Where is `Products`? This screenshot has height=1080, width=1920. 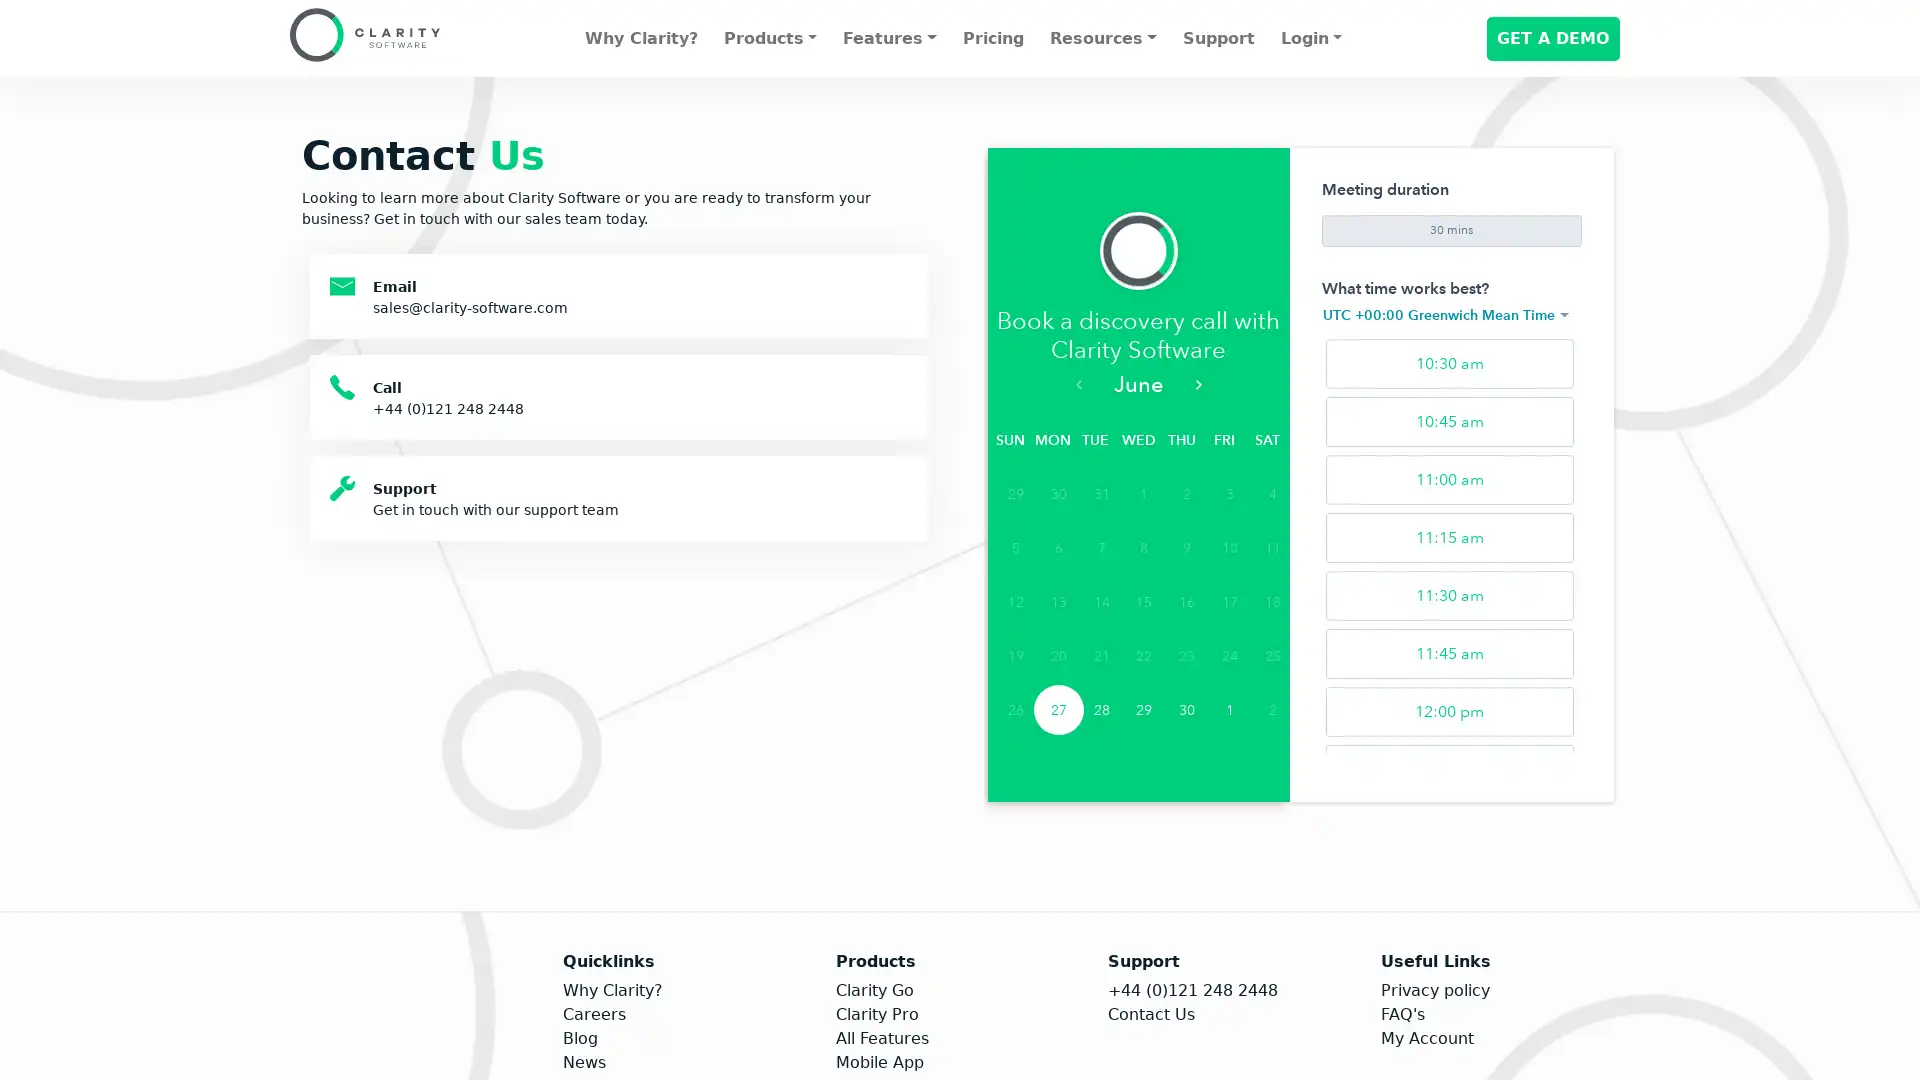 Products is located at coordinates (768, 38).